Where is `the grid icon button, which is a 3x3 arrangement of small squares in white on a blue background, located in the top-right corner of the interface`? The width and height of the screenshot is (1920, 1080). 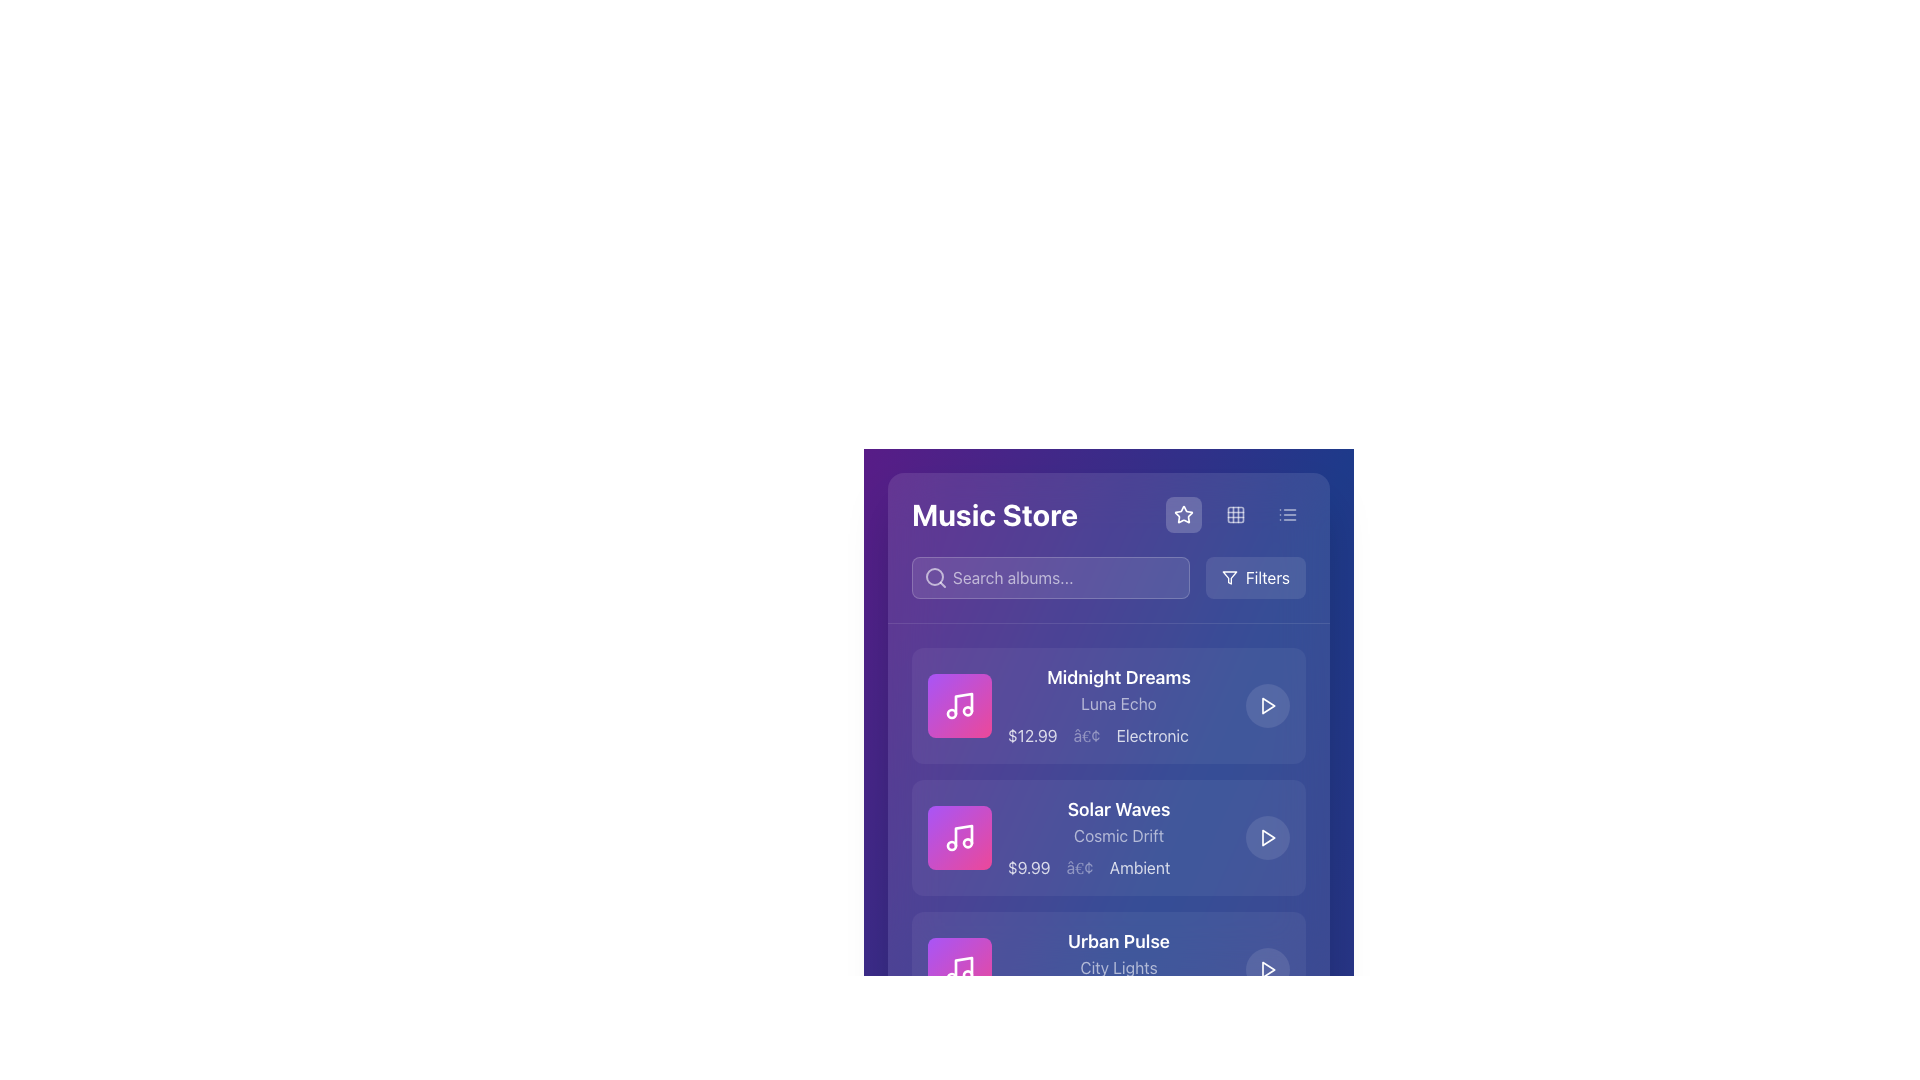
the grid icon button, which is a 3x3 arrangement of small squares in white on a blue background, located in the top-right corner of the interface is located at coordinates (1235, 514).